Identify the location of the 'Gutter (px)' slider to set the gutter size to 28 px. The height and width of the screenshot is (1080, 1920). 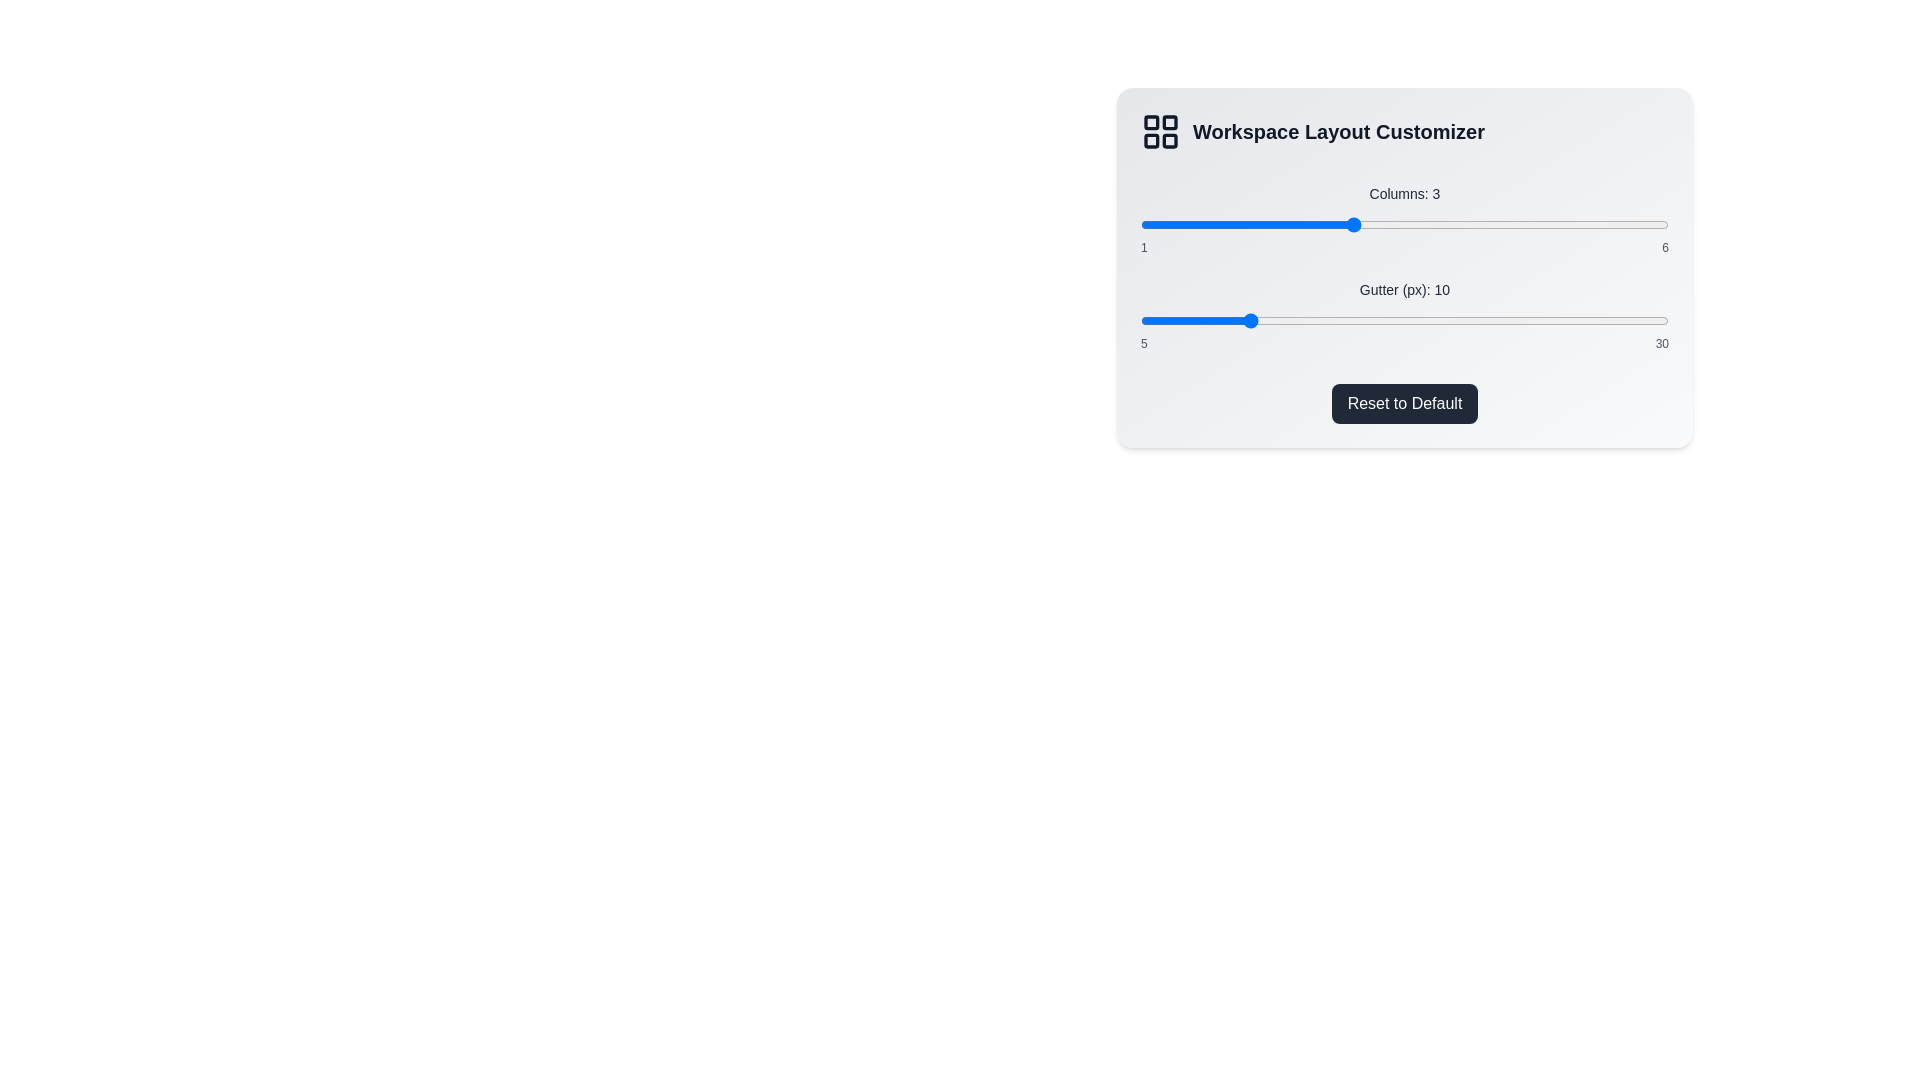
(1626, 319).